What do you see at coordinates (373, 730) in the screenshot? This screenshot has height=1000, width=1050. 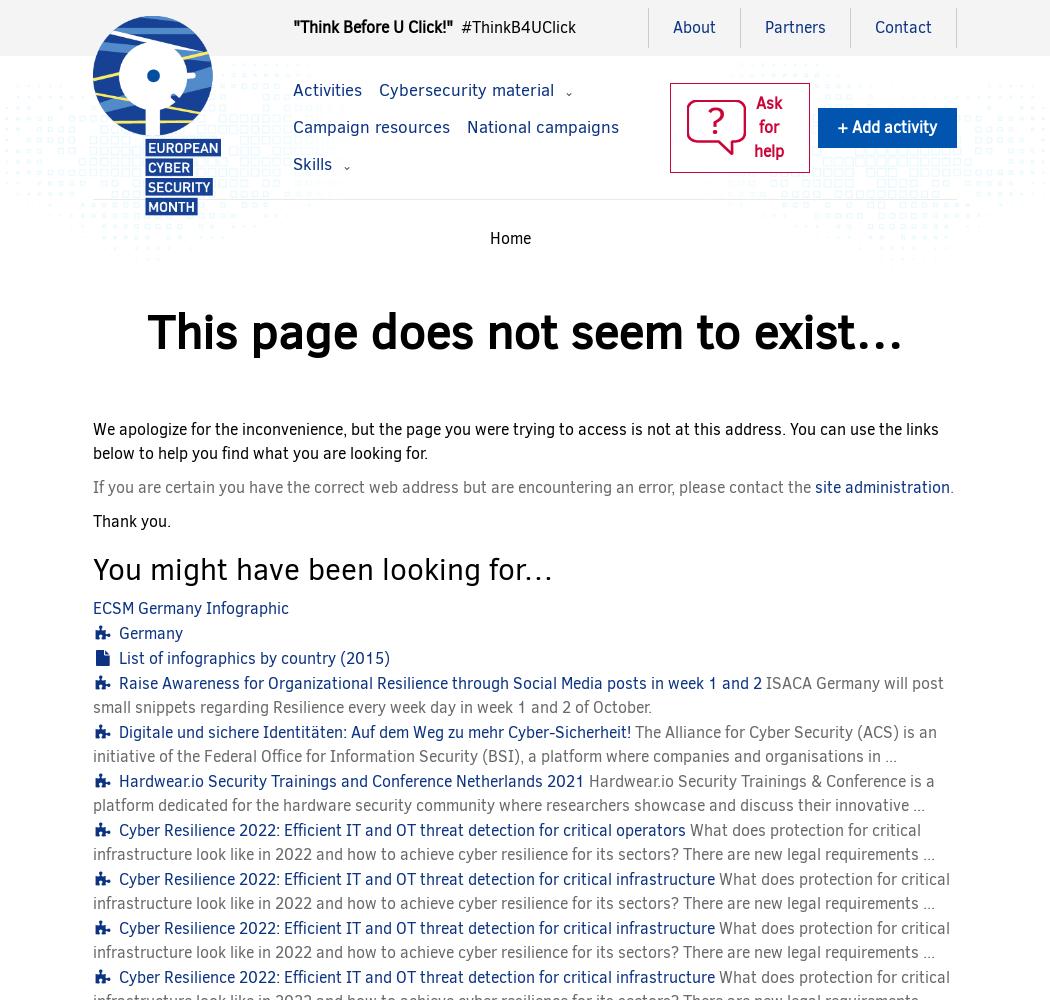 I see `'Digitale und sichere Identitäten: Auf dem Weg zu mehr Cyber-Sicherheit!'` at bounding box center [373, 730].